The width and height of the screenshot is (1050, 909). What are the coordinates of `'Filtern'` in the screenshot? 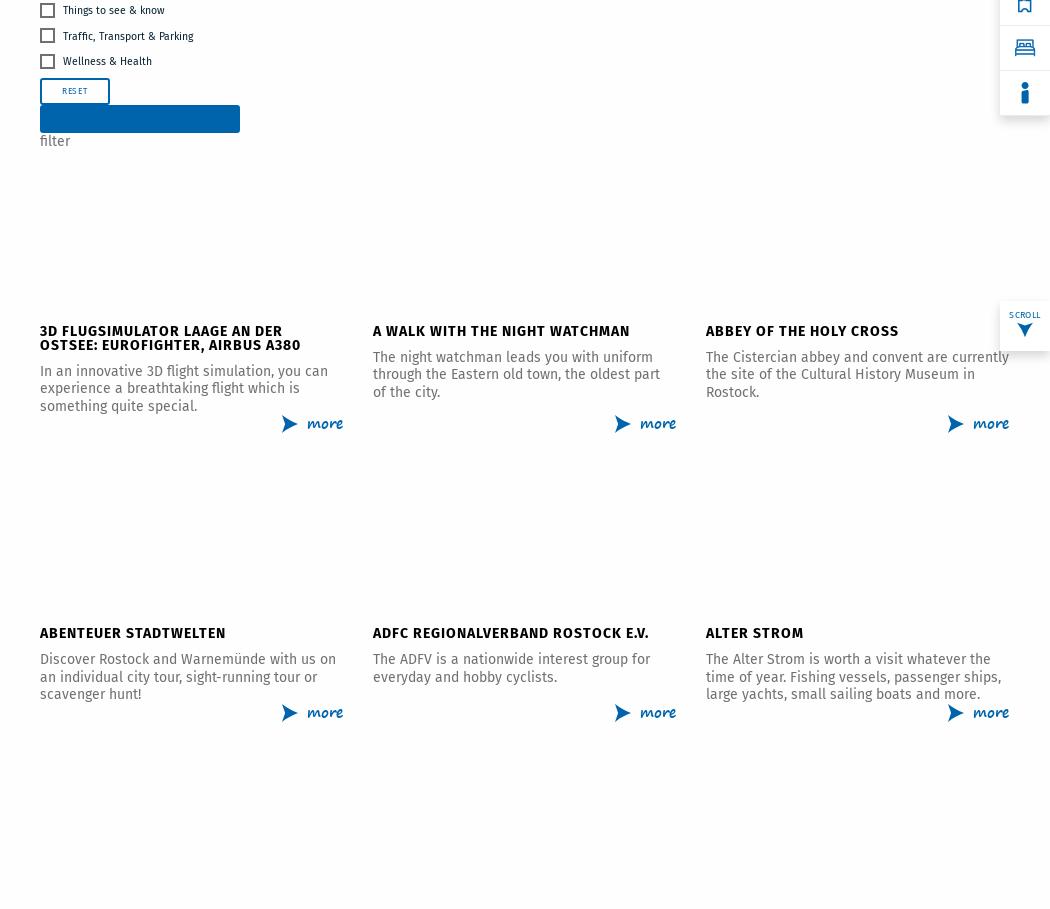 It's located at (138, 117).